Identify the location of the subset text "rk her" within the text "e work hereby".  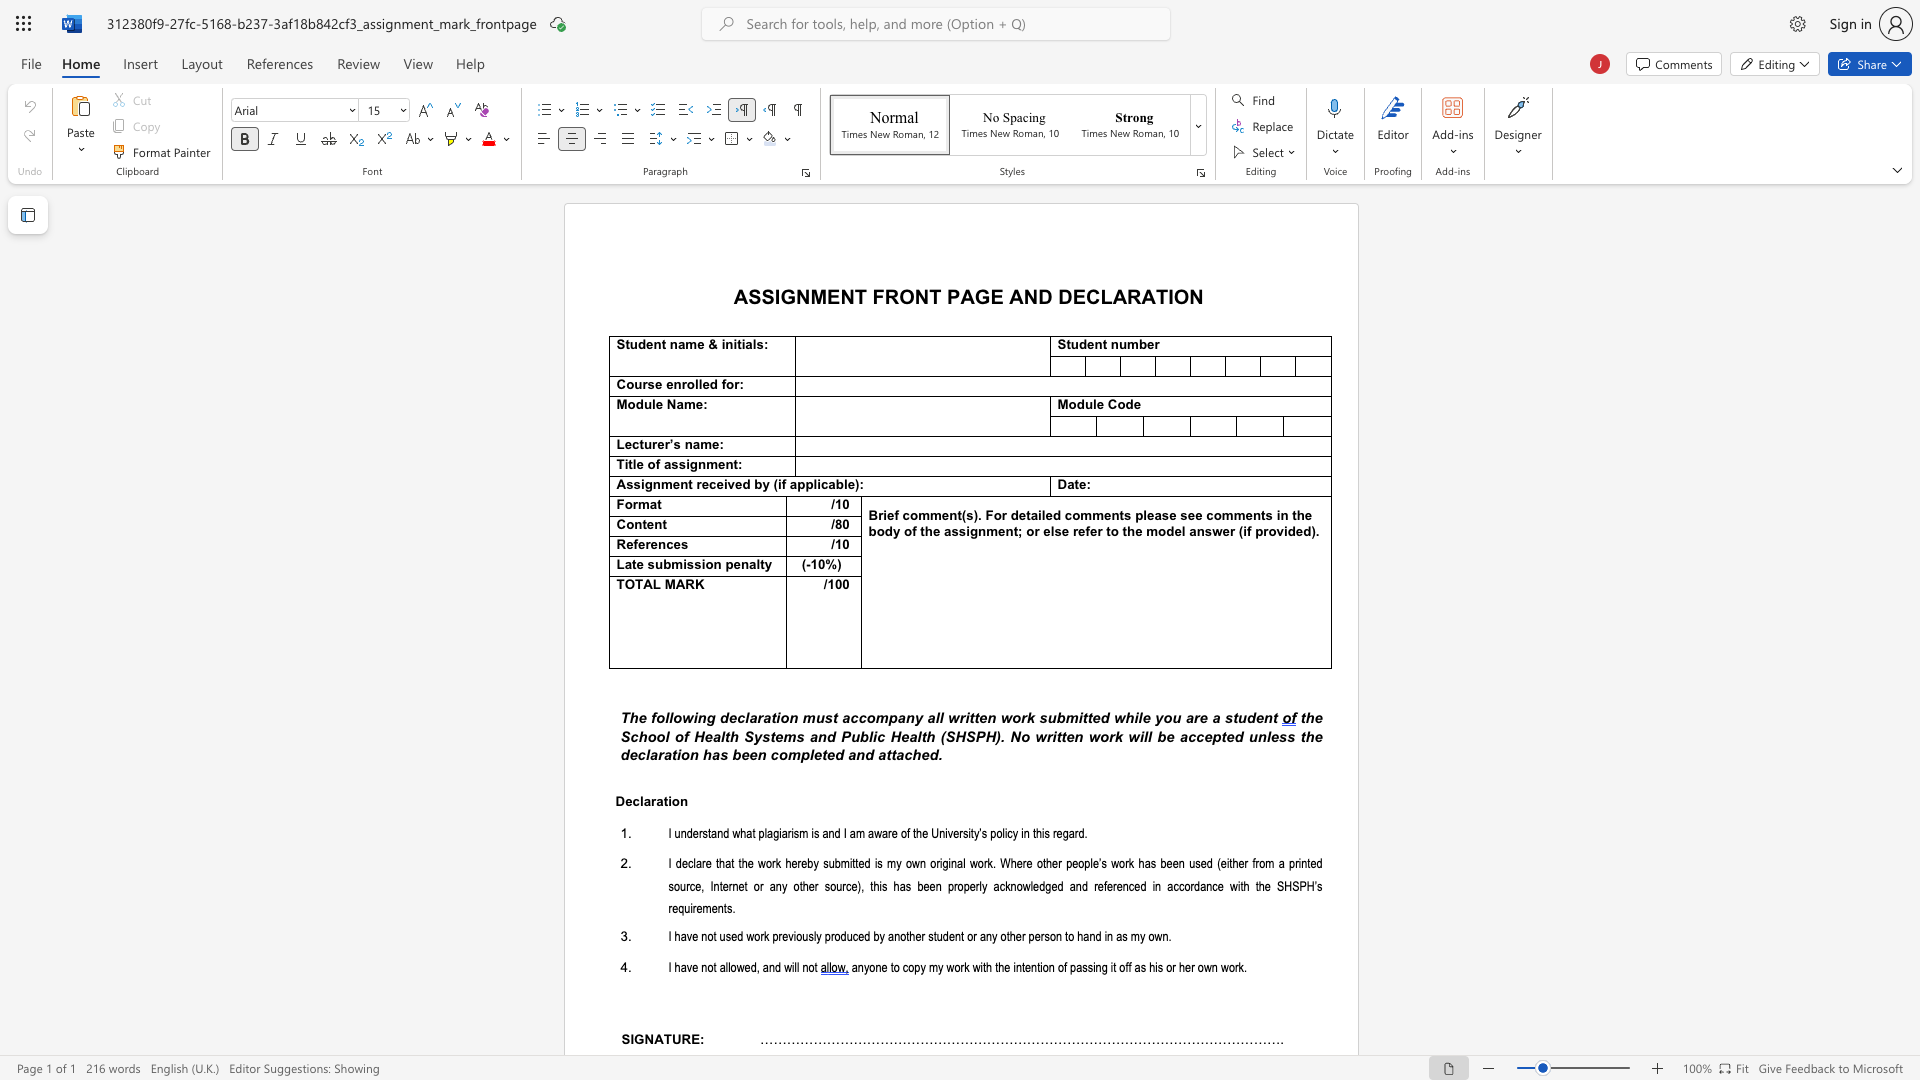
(771, 863).